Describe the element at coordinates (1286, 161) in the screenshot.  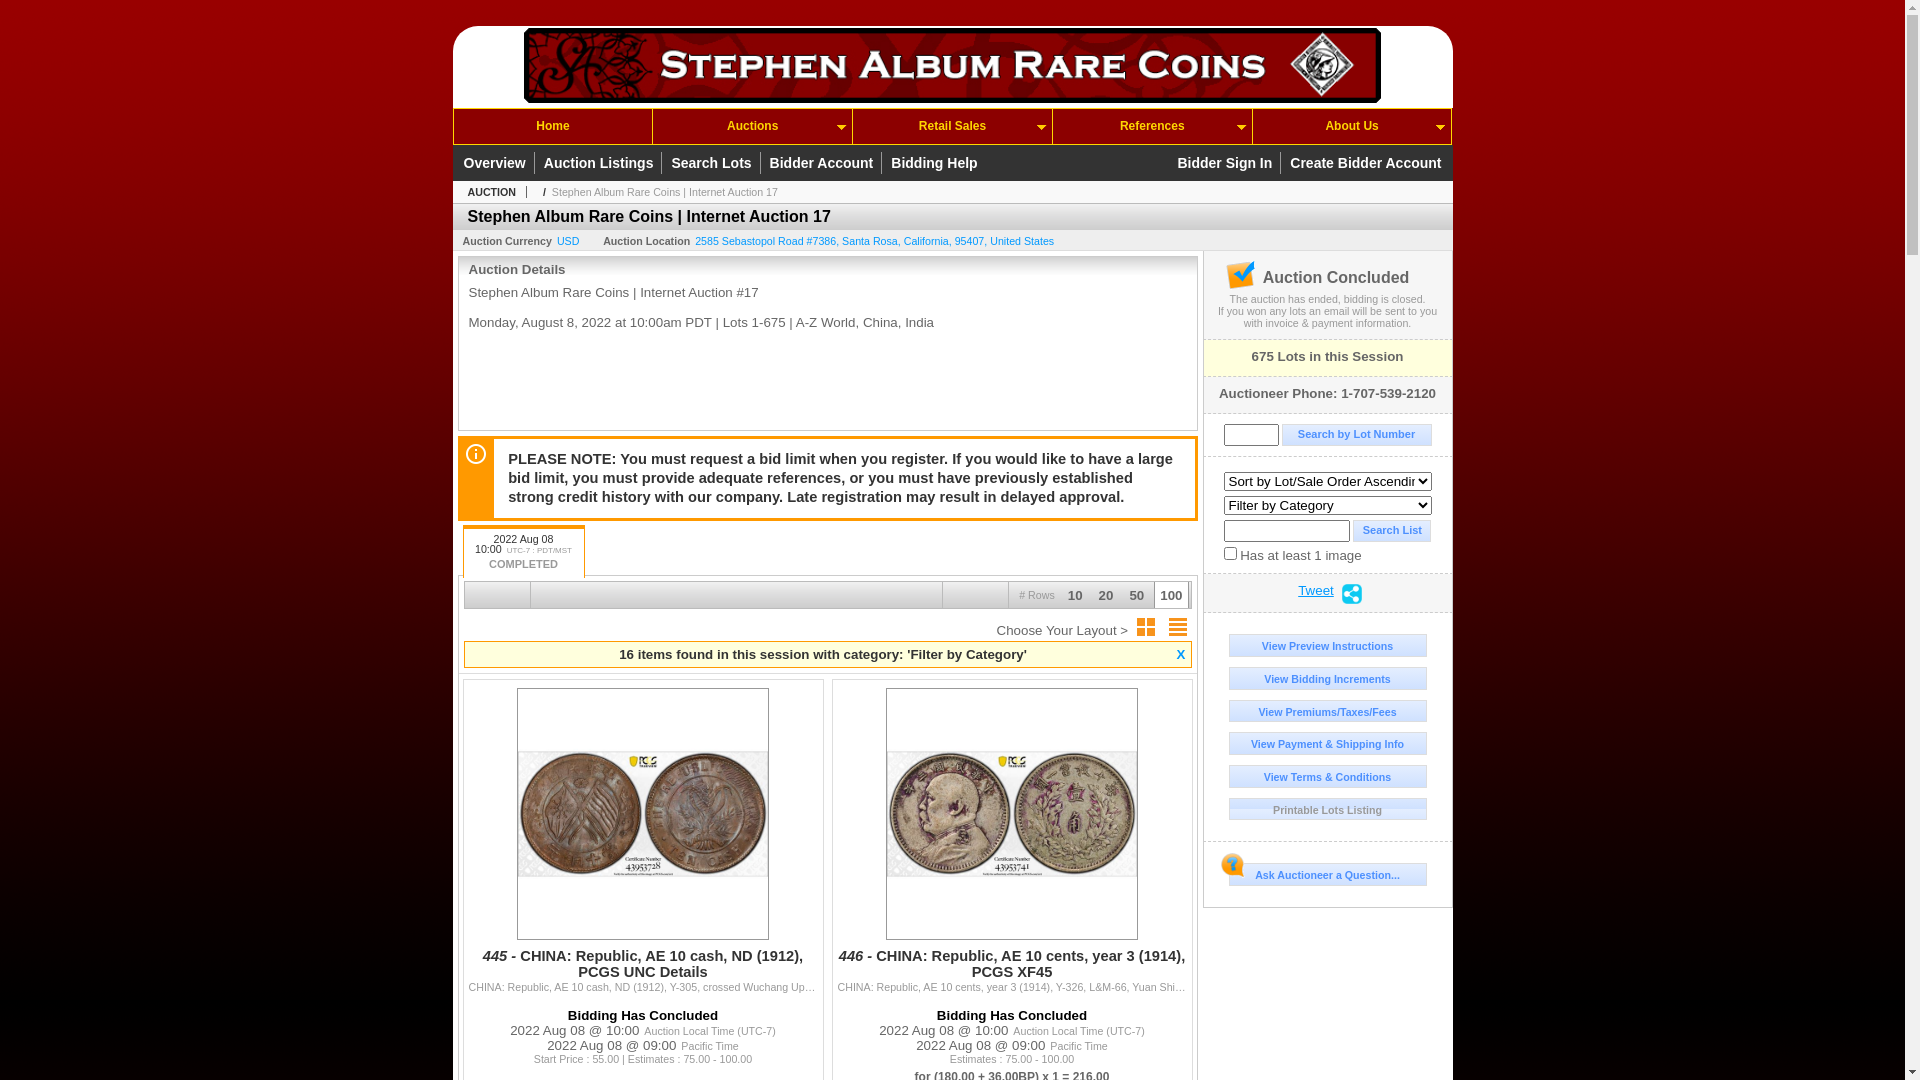
I see `'Create Bidder Account'` at that location.